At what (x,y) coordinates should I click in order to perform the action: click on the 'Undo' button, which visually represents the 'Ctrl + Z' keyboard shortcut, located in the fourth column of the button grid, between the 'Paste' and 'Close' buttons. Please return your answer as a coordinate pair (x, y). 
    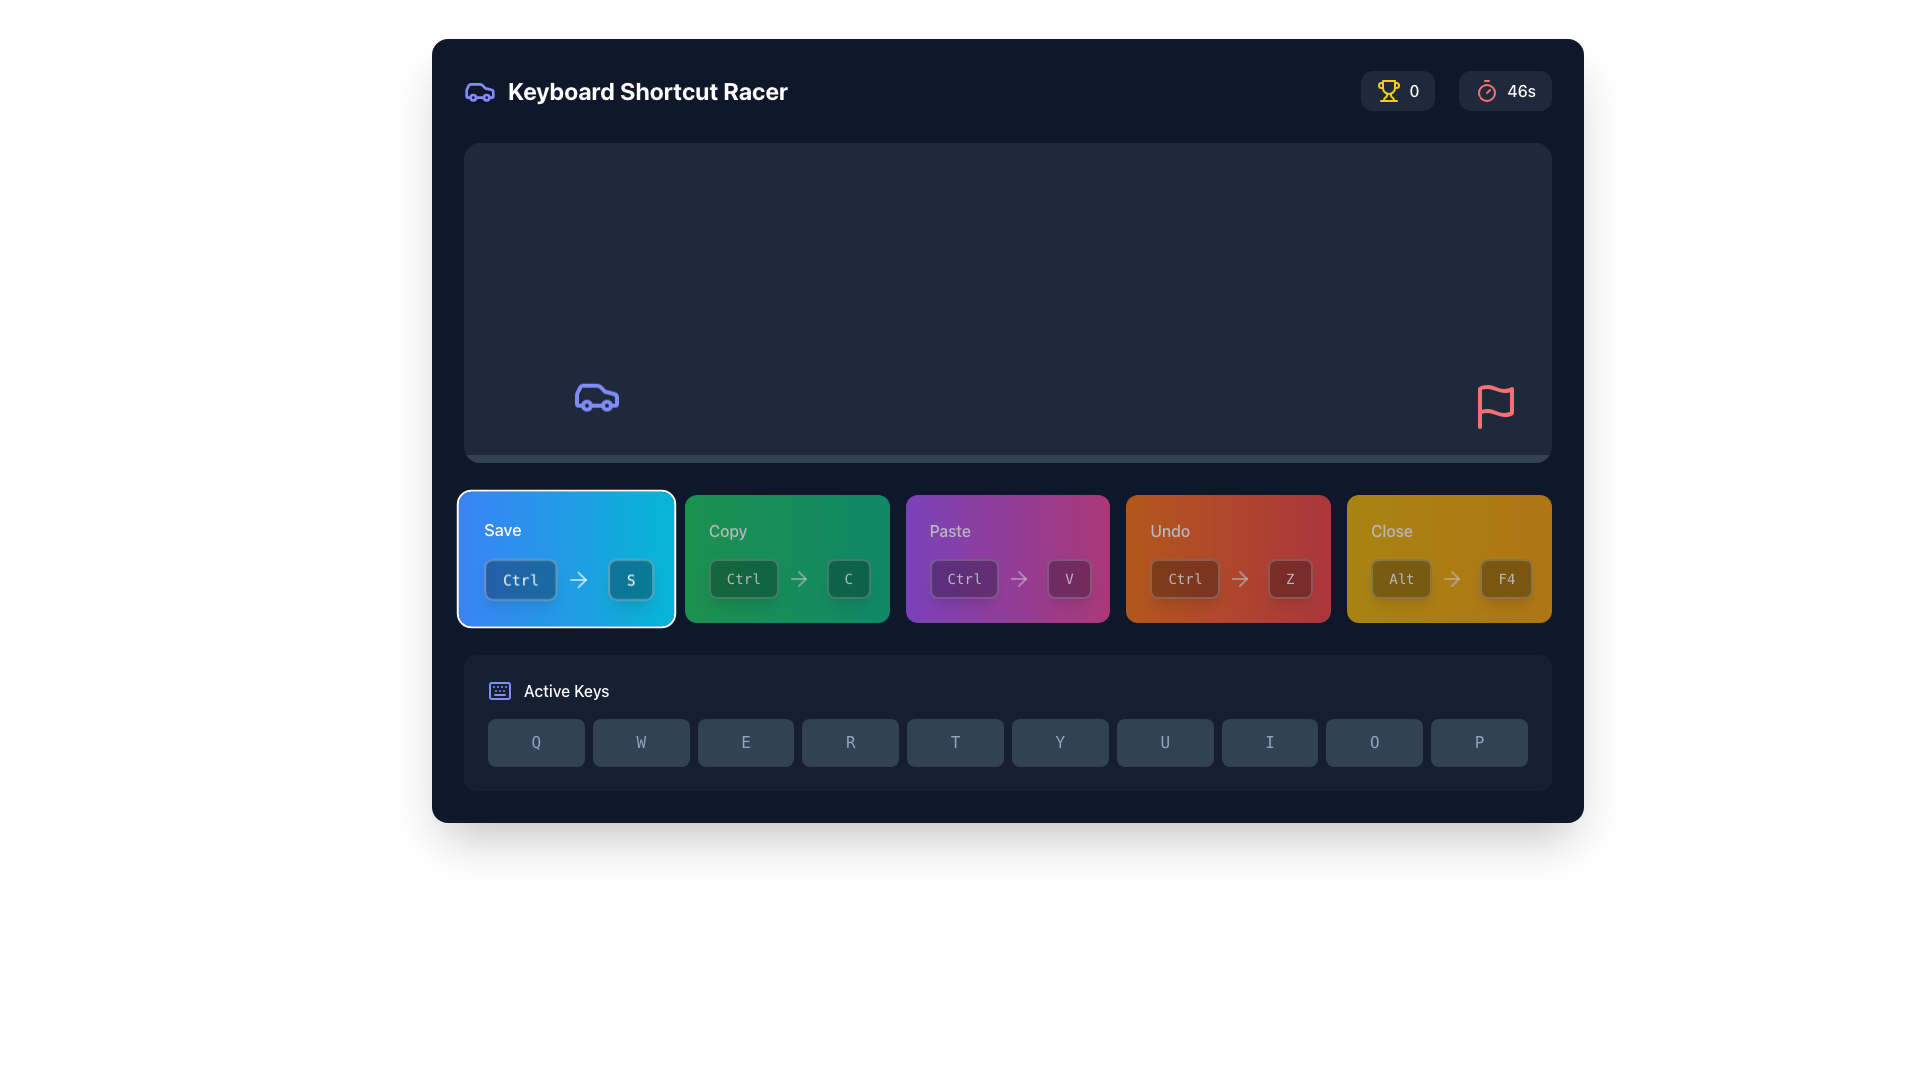
    Looking at the image, I should click on (1227, 559).